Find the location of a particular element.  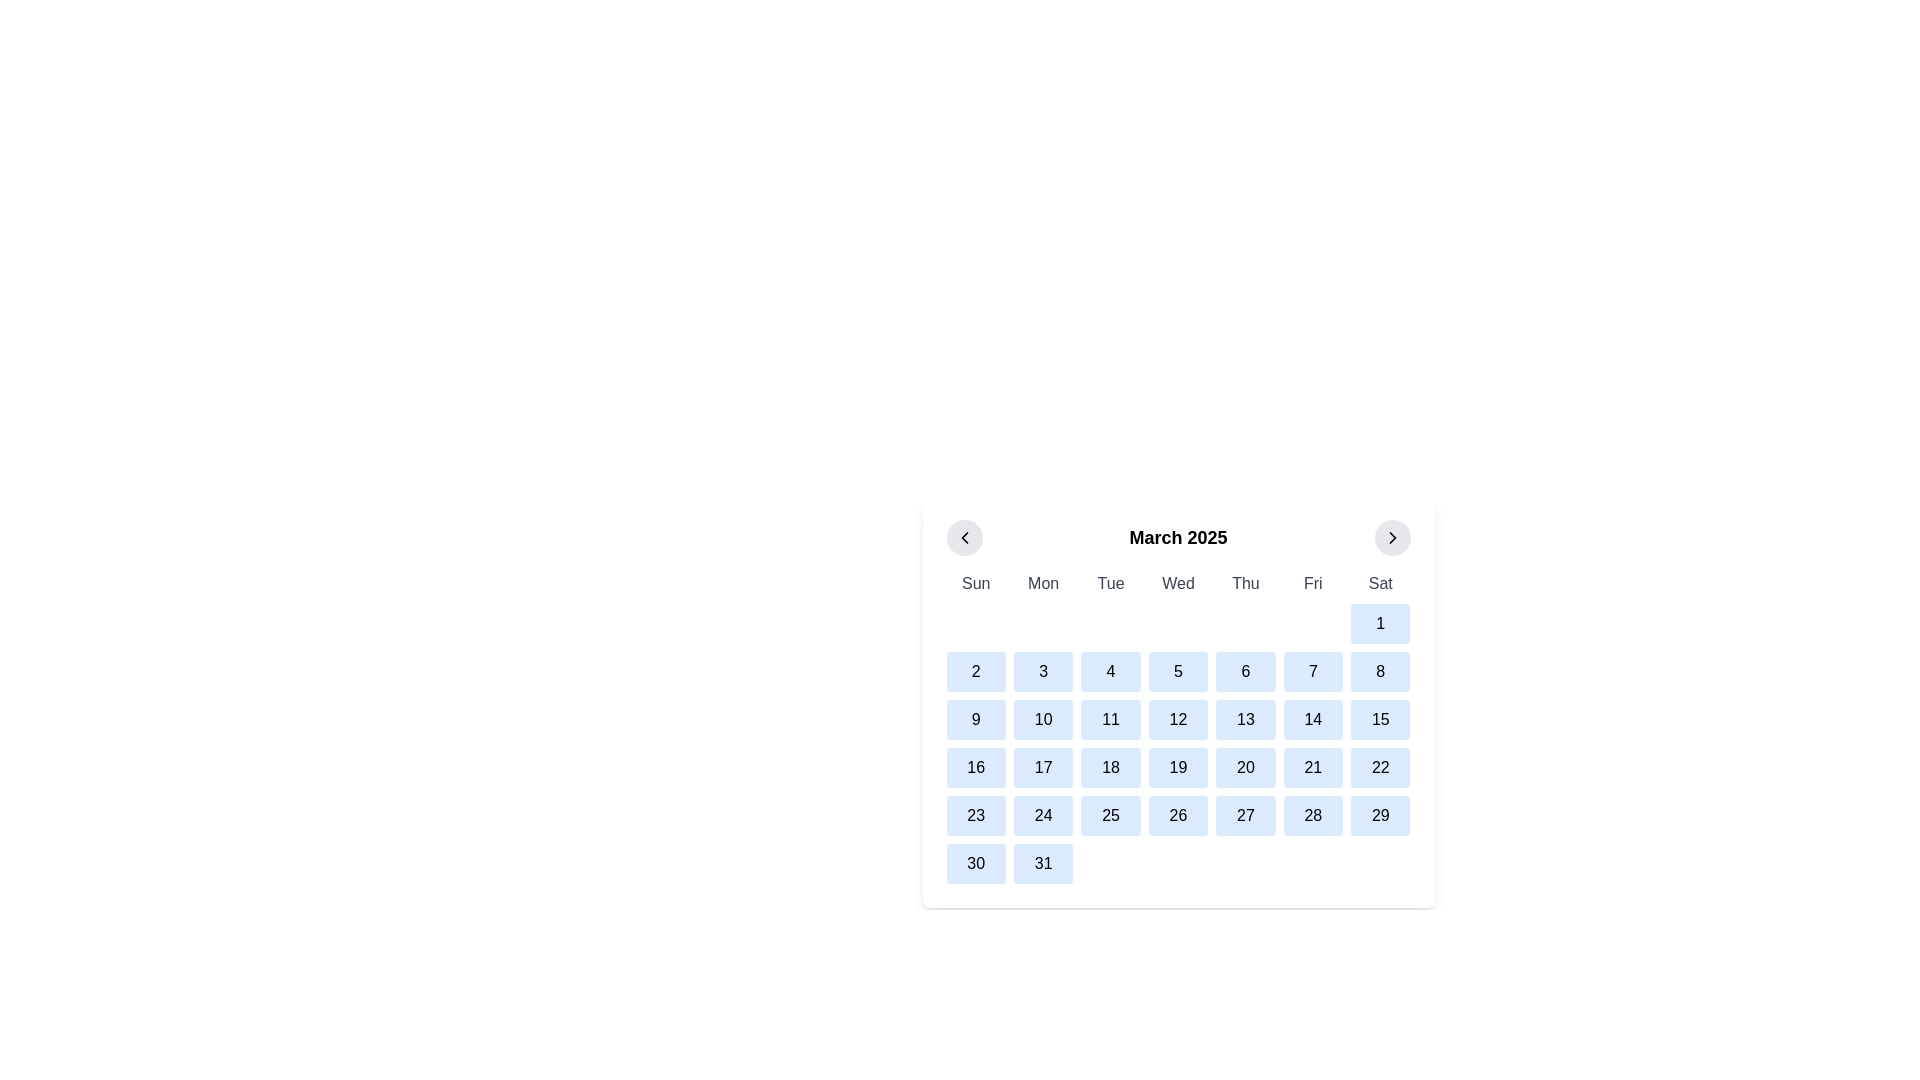

the button representing the 6th day of the month in the calendar is located at coordinates (1244, 671).